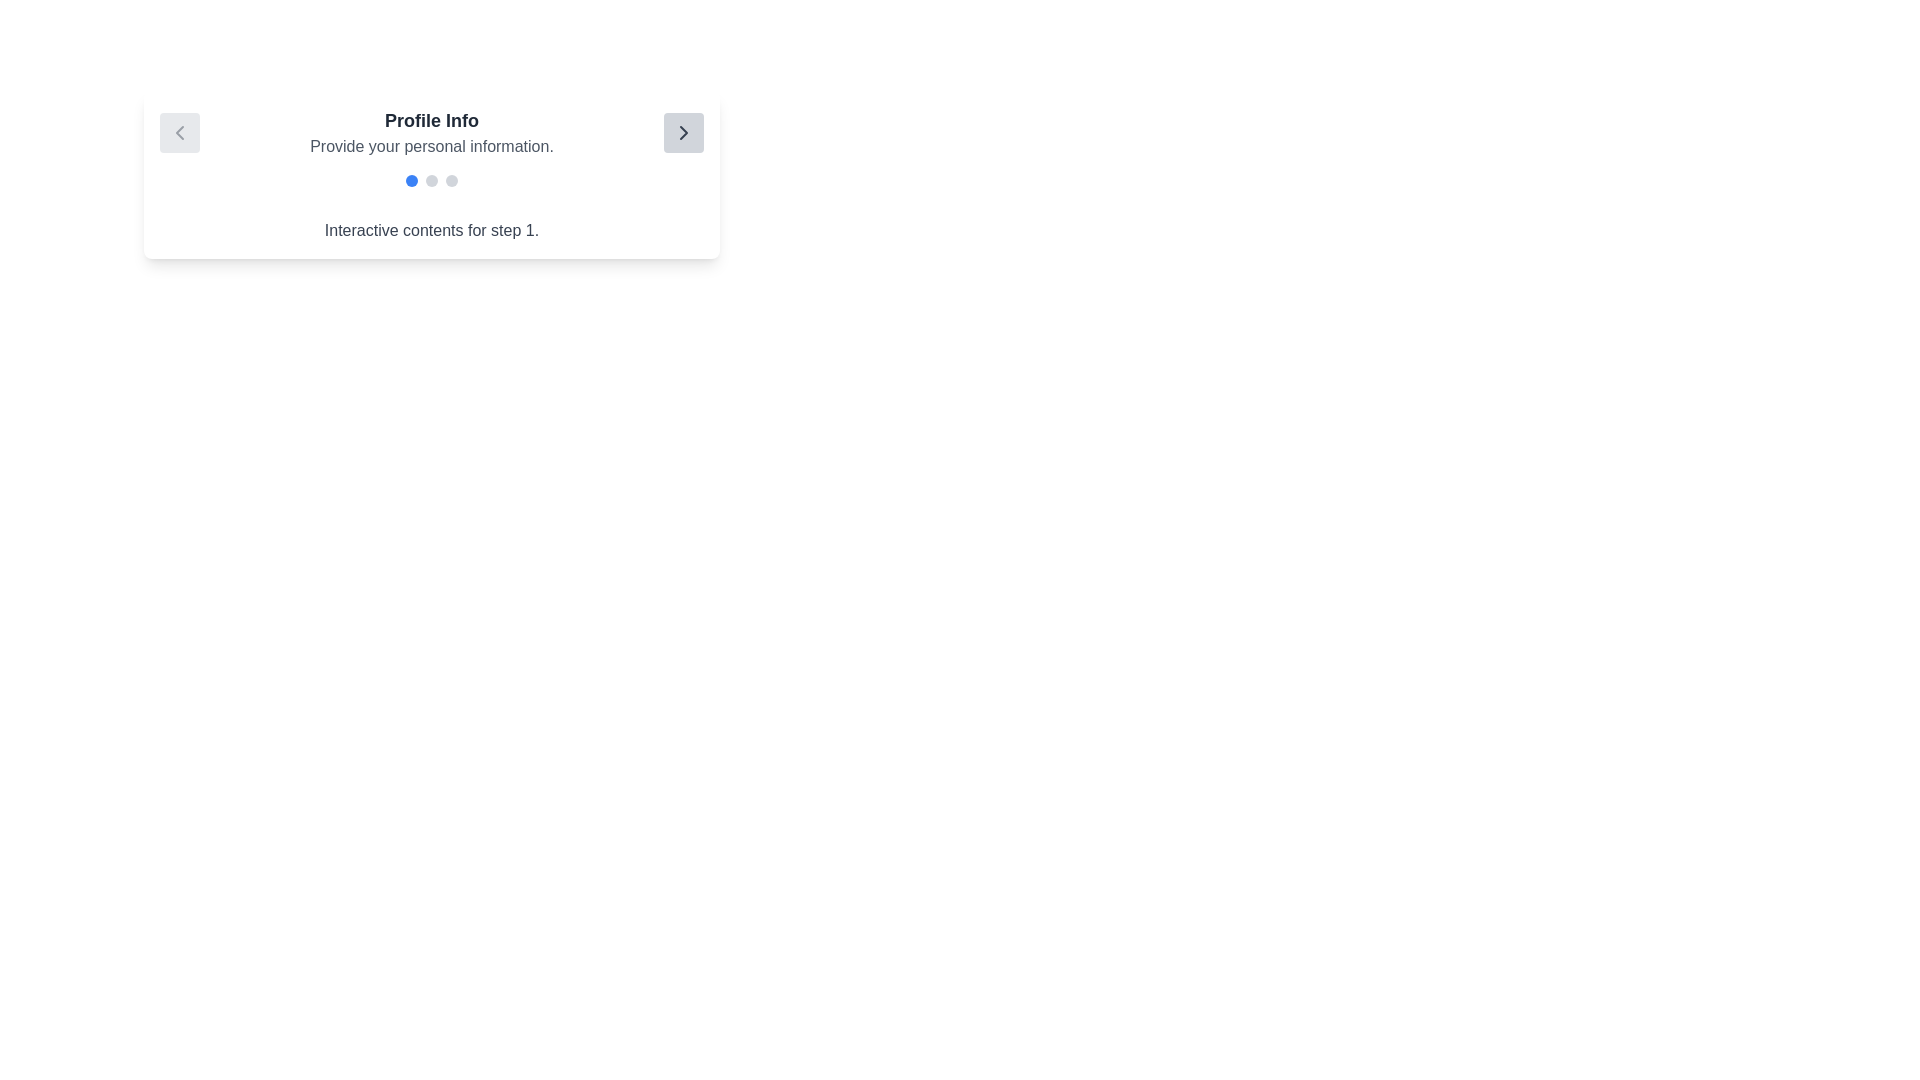 Image resolution: width=1920 pixels, height=1080 pixels. Describe the element at coordinates (431, 145) in the screenshot. I see `the label displaying 'Provide your personal information.' which is styled in gray and located directly below the title 'Profile Info'` at that location.